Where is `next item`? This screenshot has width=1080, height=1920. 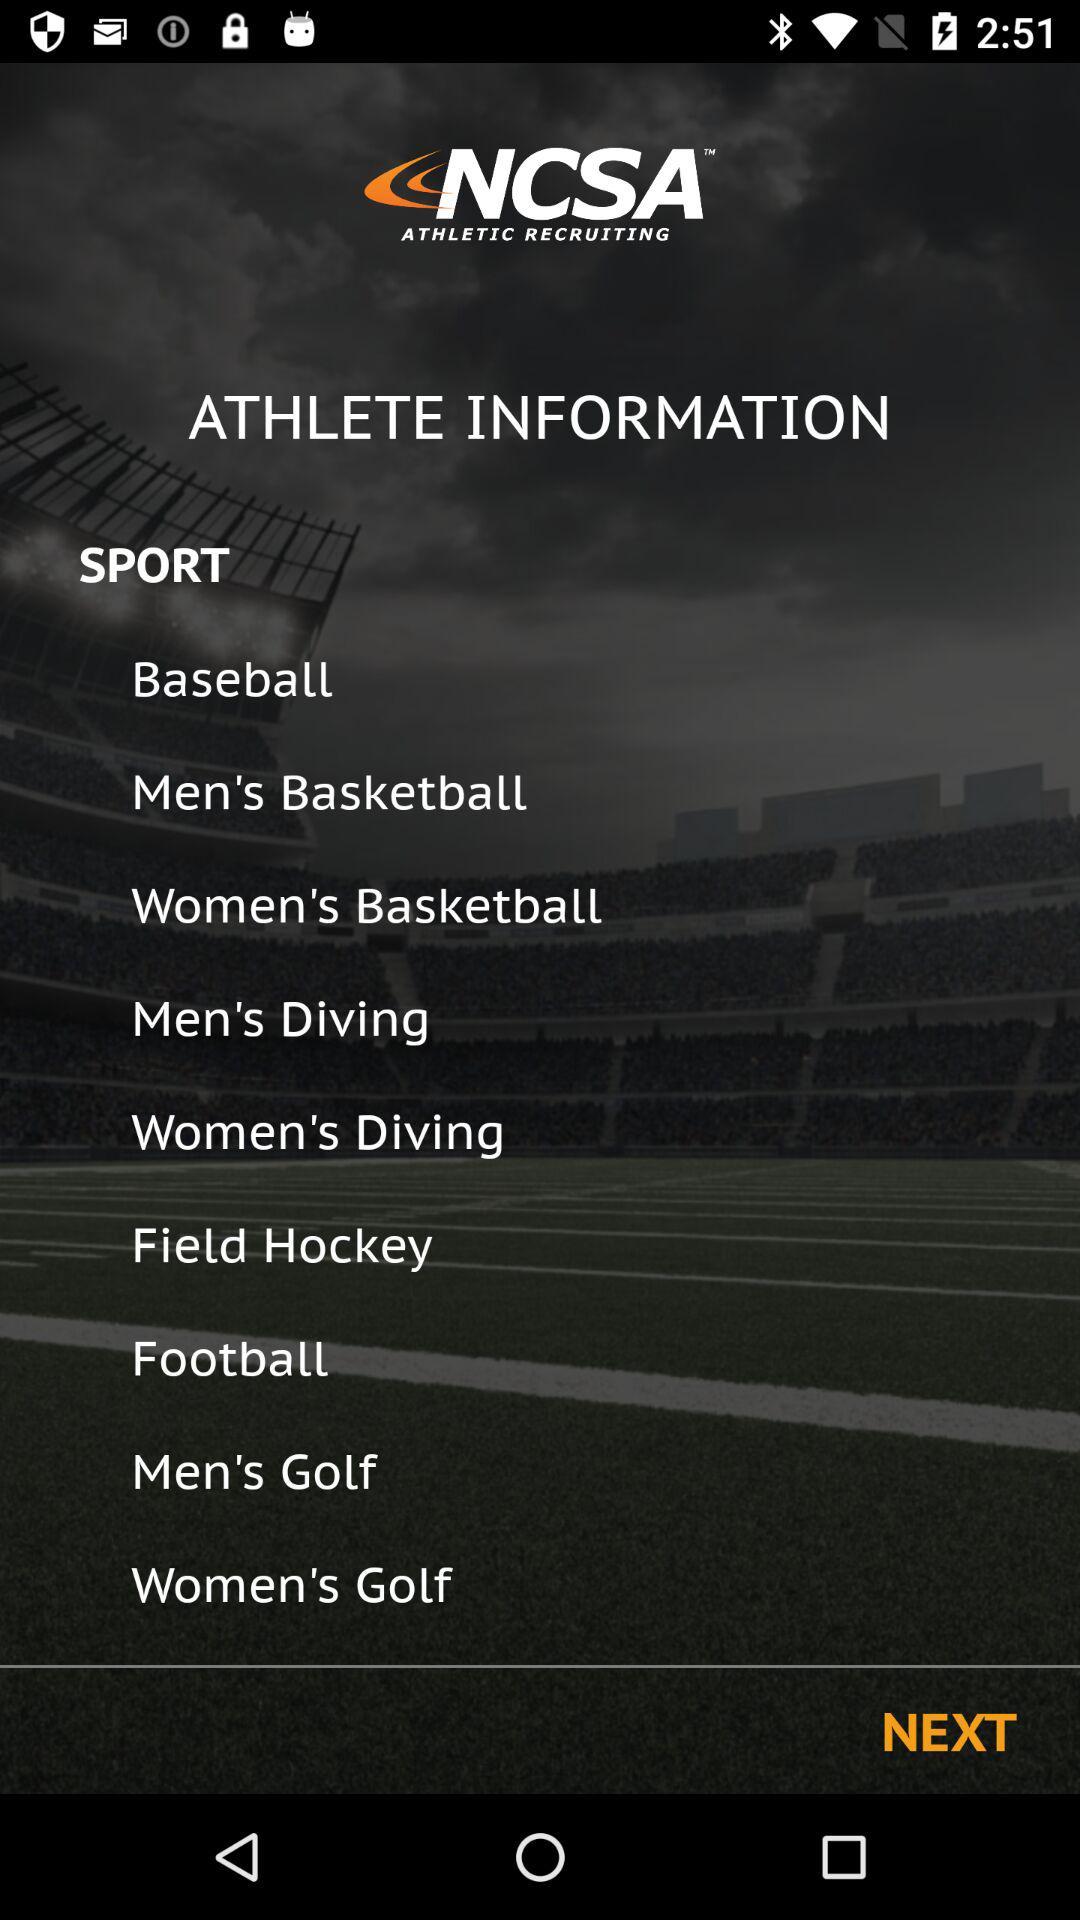
next item is located at coordinates (948, 1730).